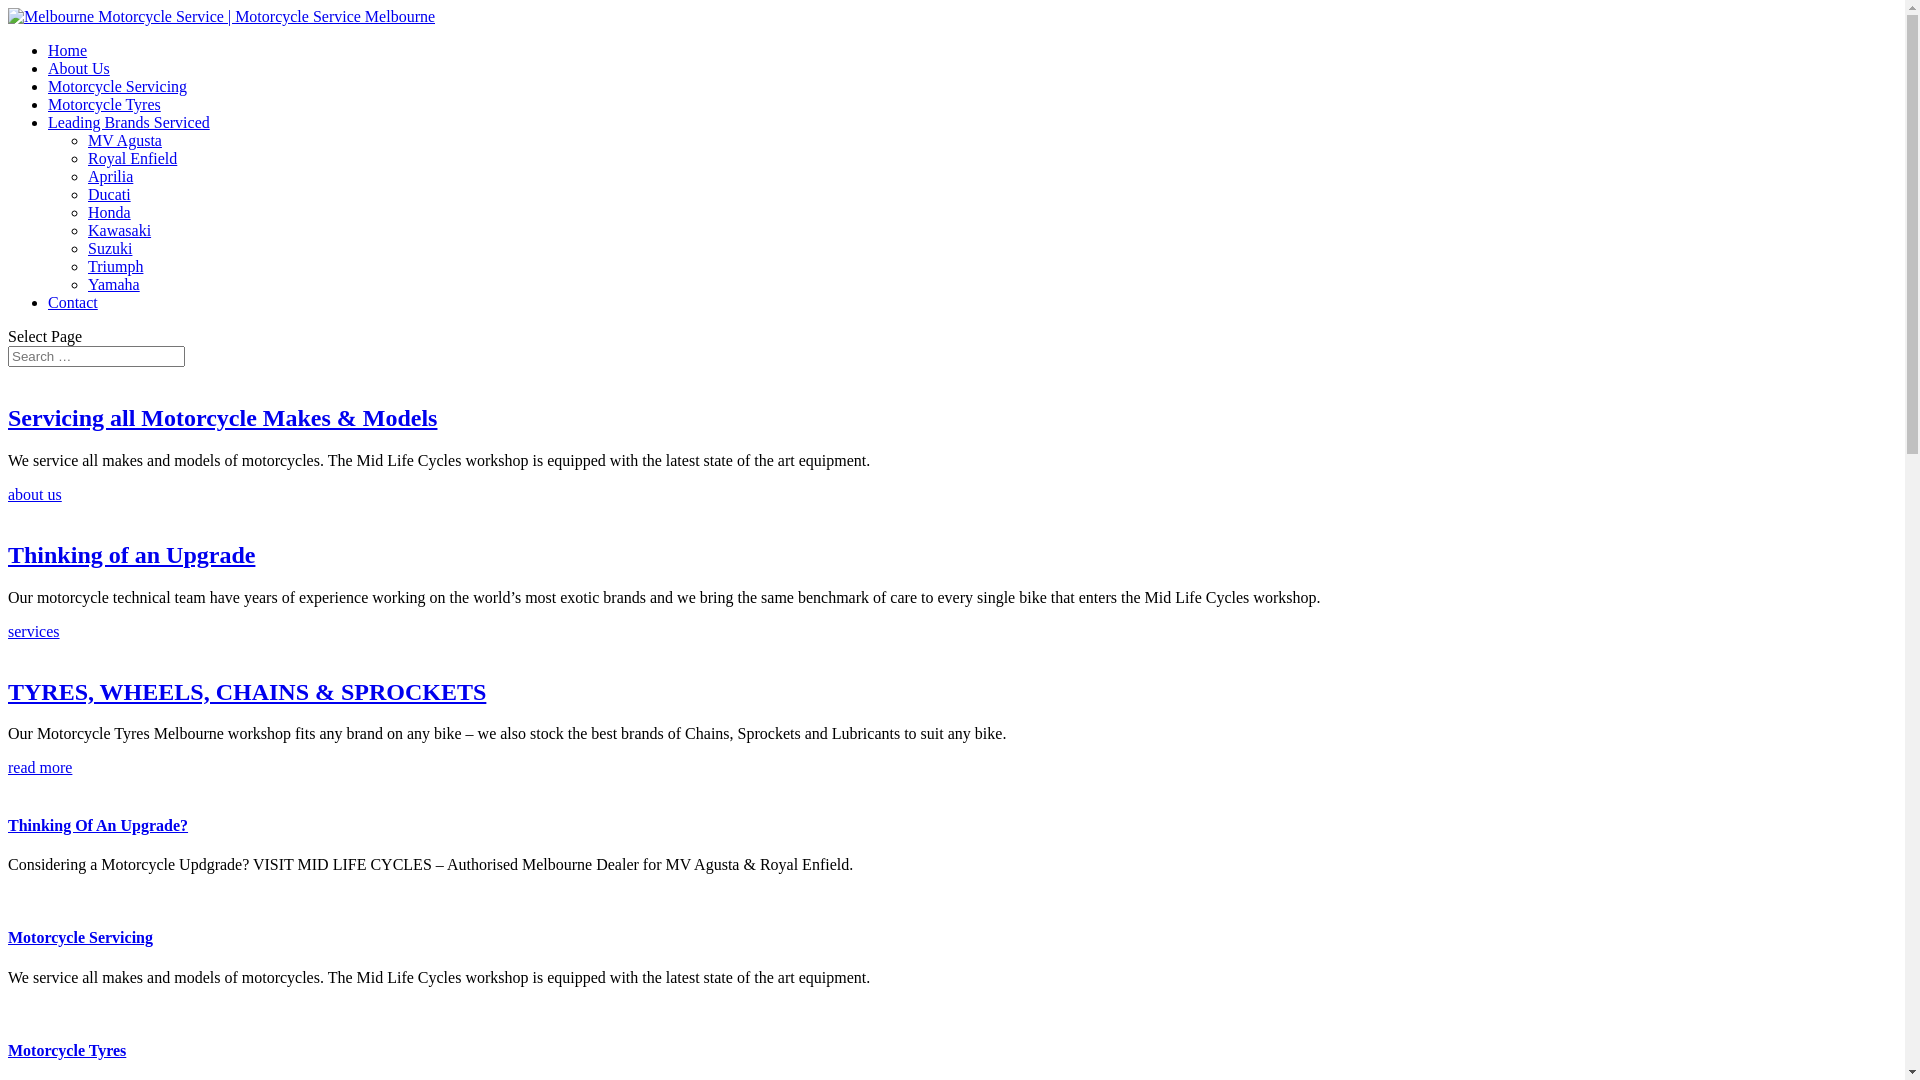  What do you see at coordinates (80, 937) in the screenshot?
I see `'Motorcycle Servicing'` at bounding box center [80, 937].